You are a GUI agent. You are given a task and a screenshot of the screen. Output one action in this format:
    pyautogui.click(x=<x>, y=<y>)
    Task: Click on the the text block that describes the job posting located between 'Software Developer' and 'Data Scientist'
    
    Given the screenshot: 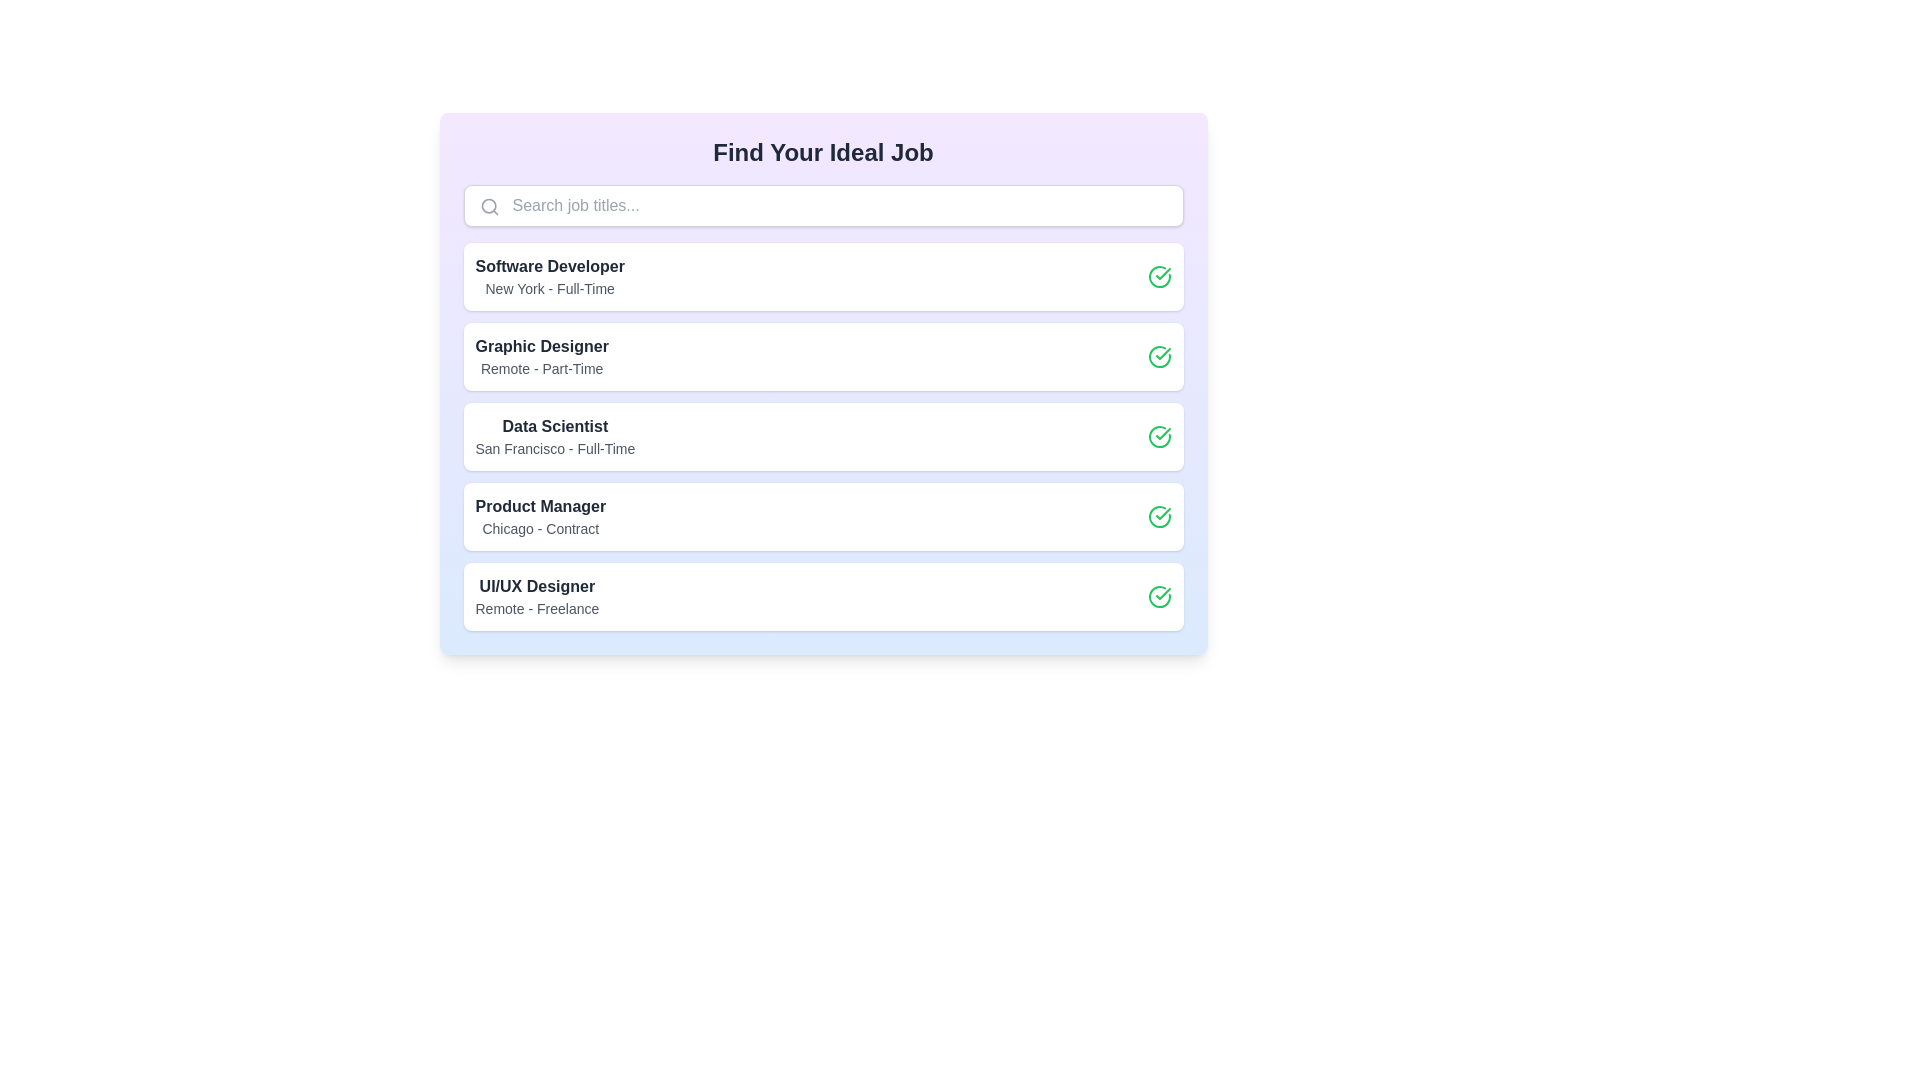 What is the action you would take?
    pyautogui.click(x=542, y=356)
    